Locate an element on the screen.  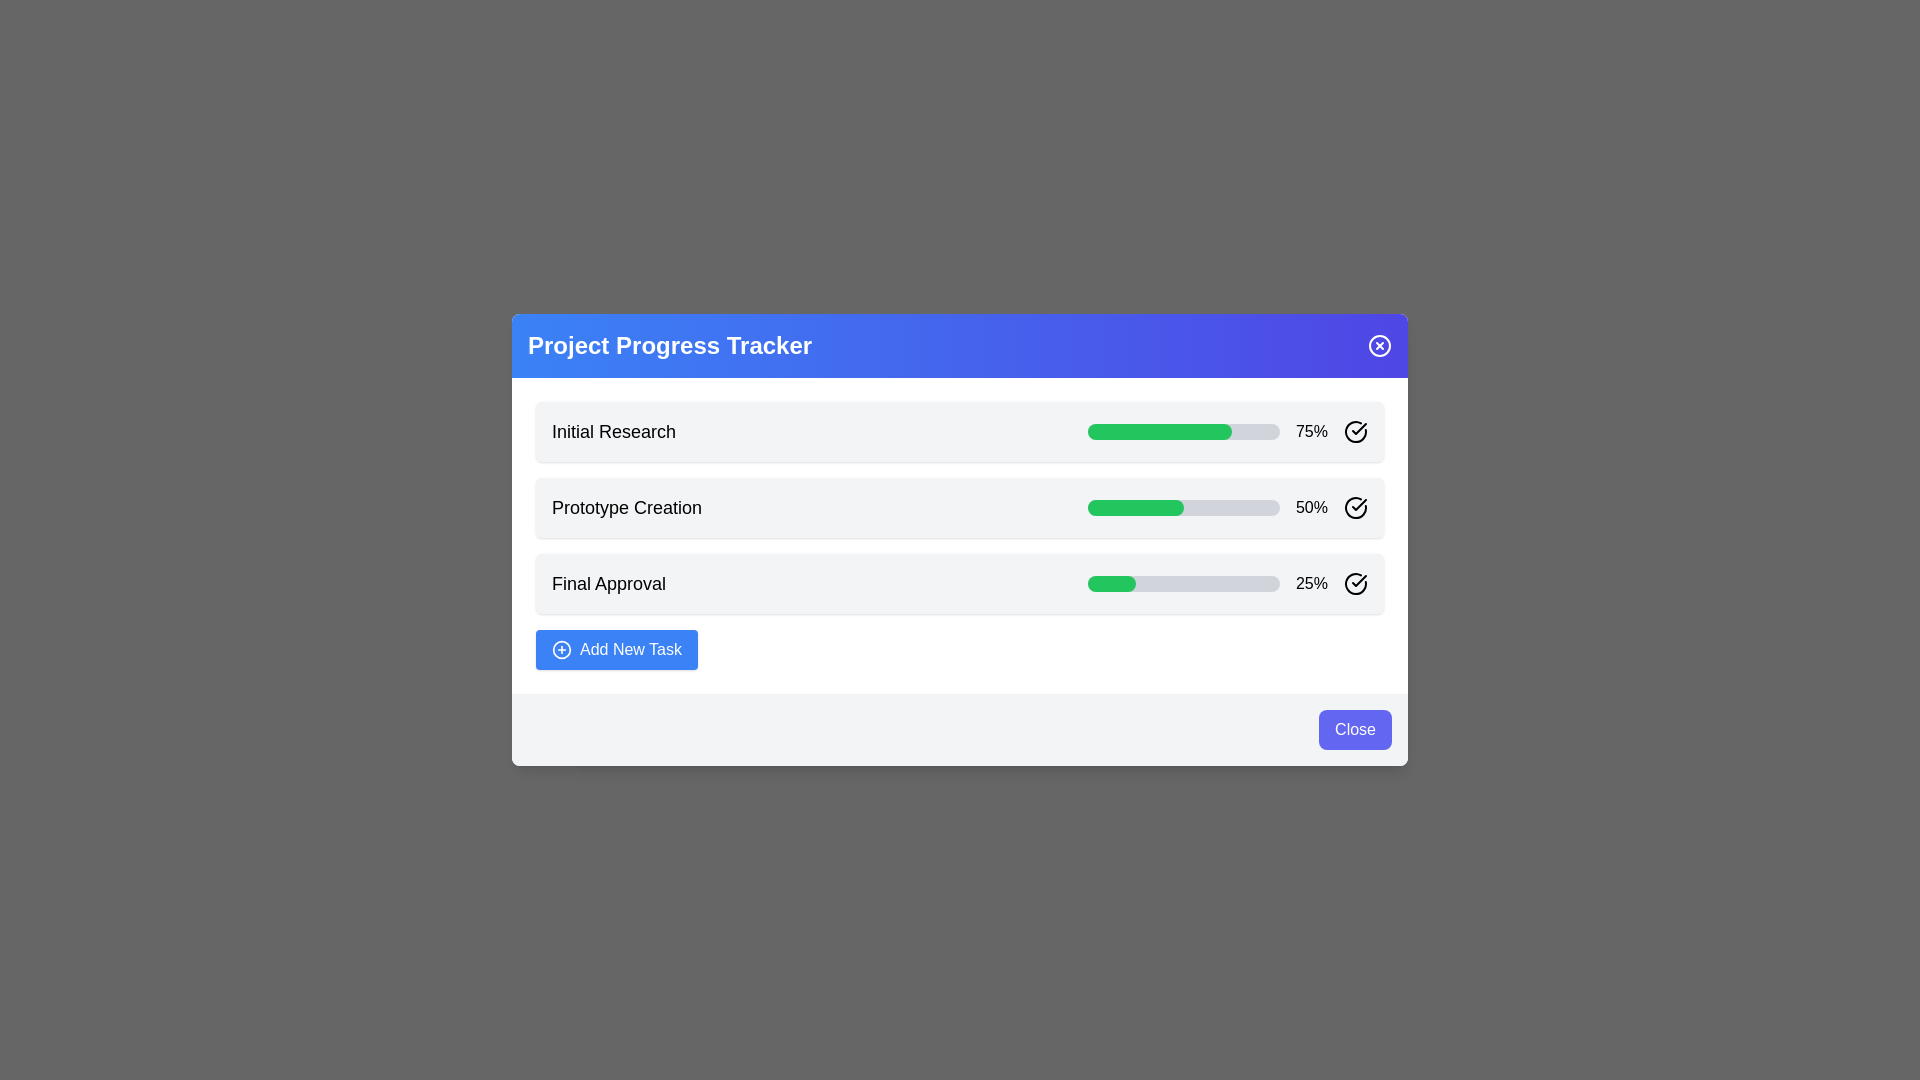
the task name 'Final Approval' by clicking on the task progress bar element that displays the text 'Final Approval' along with its progress indicator and tick mark icon is located at coordinates (960, 583).